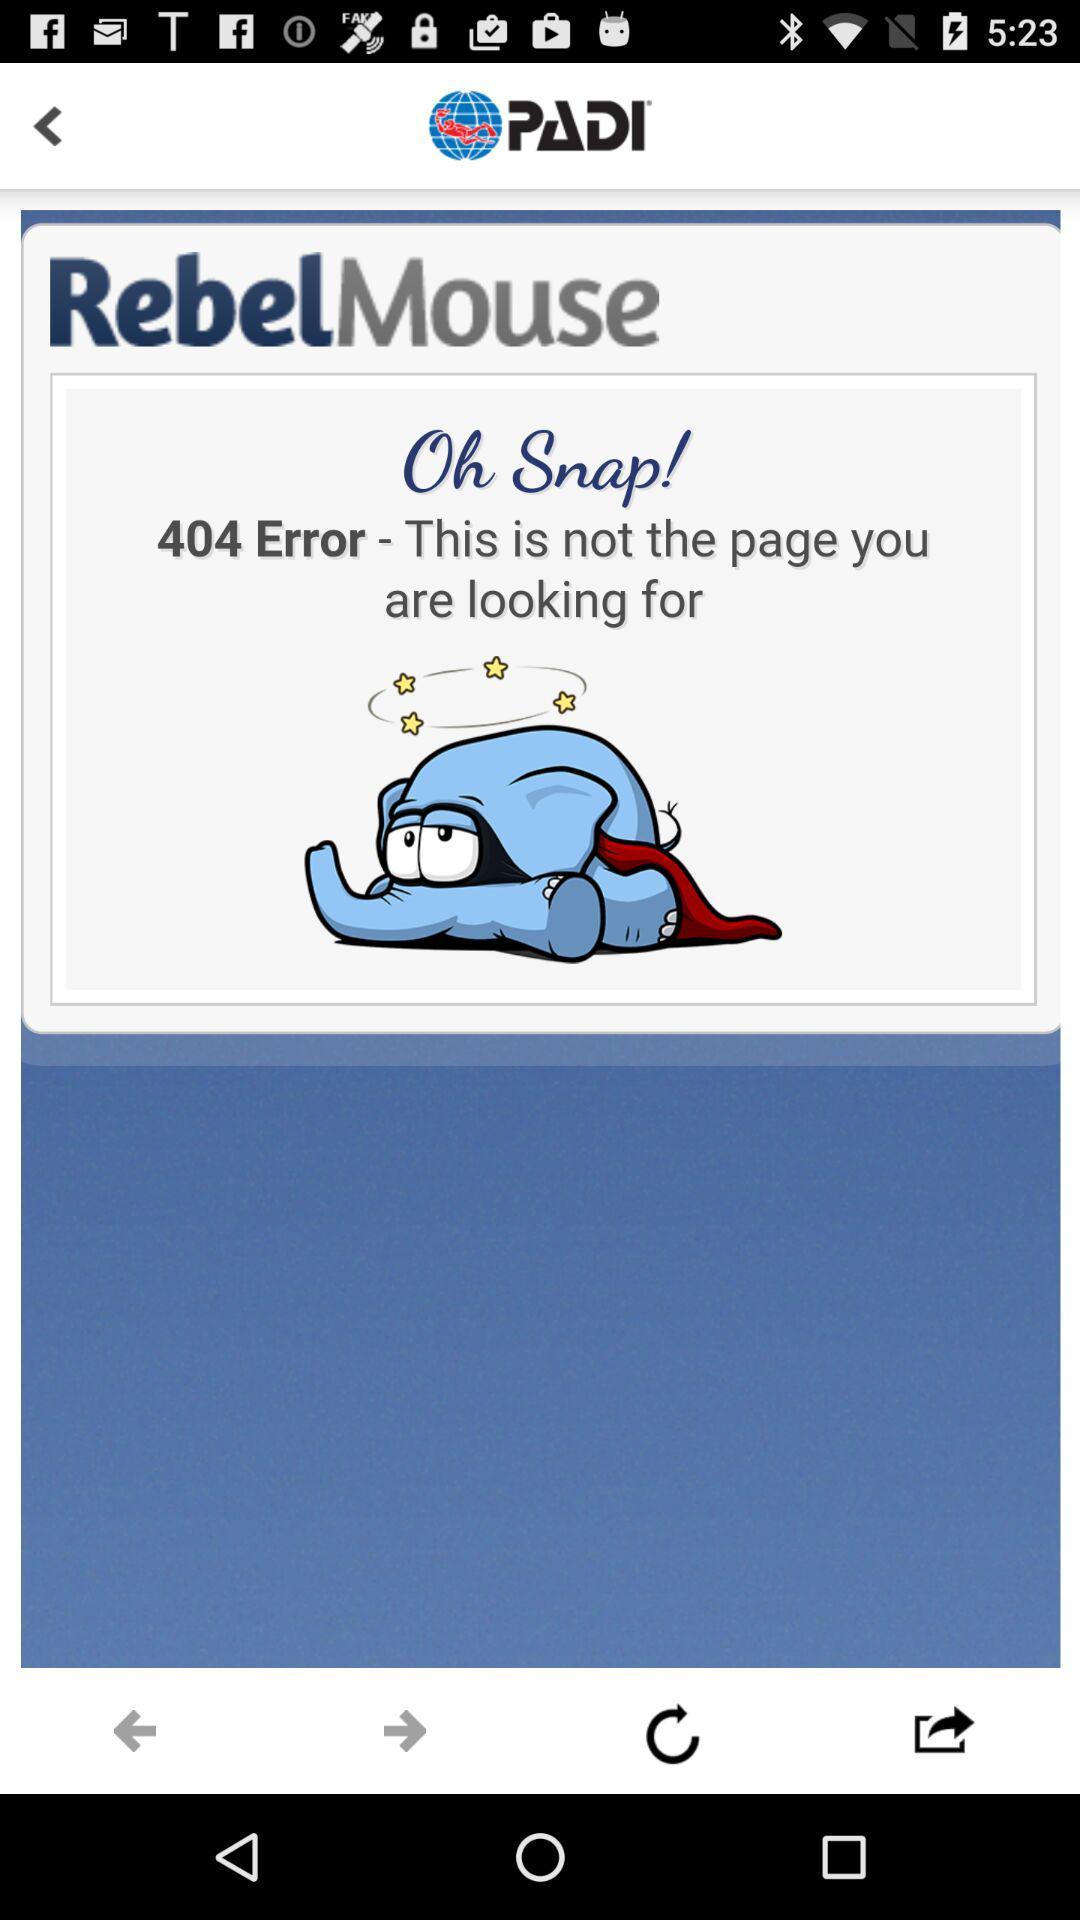 The width and height of the screenshot is (1080, 1920). Describe the element at coordinates (135, 1730) in the screenshot. I see `next` at that location.